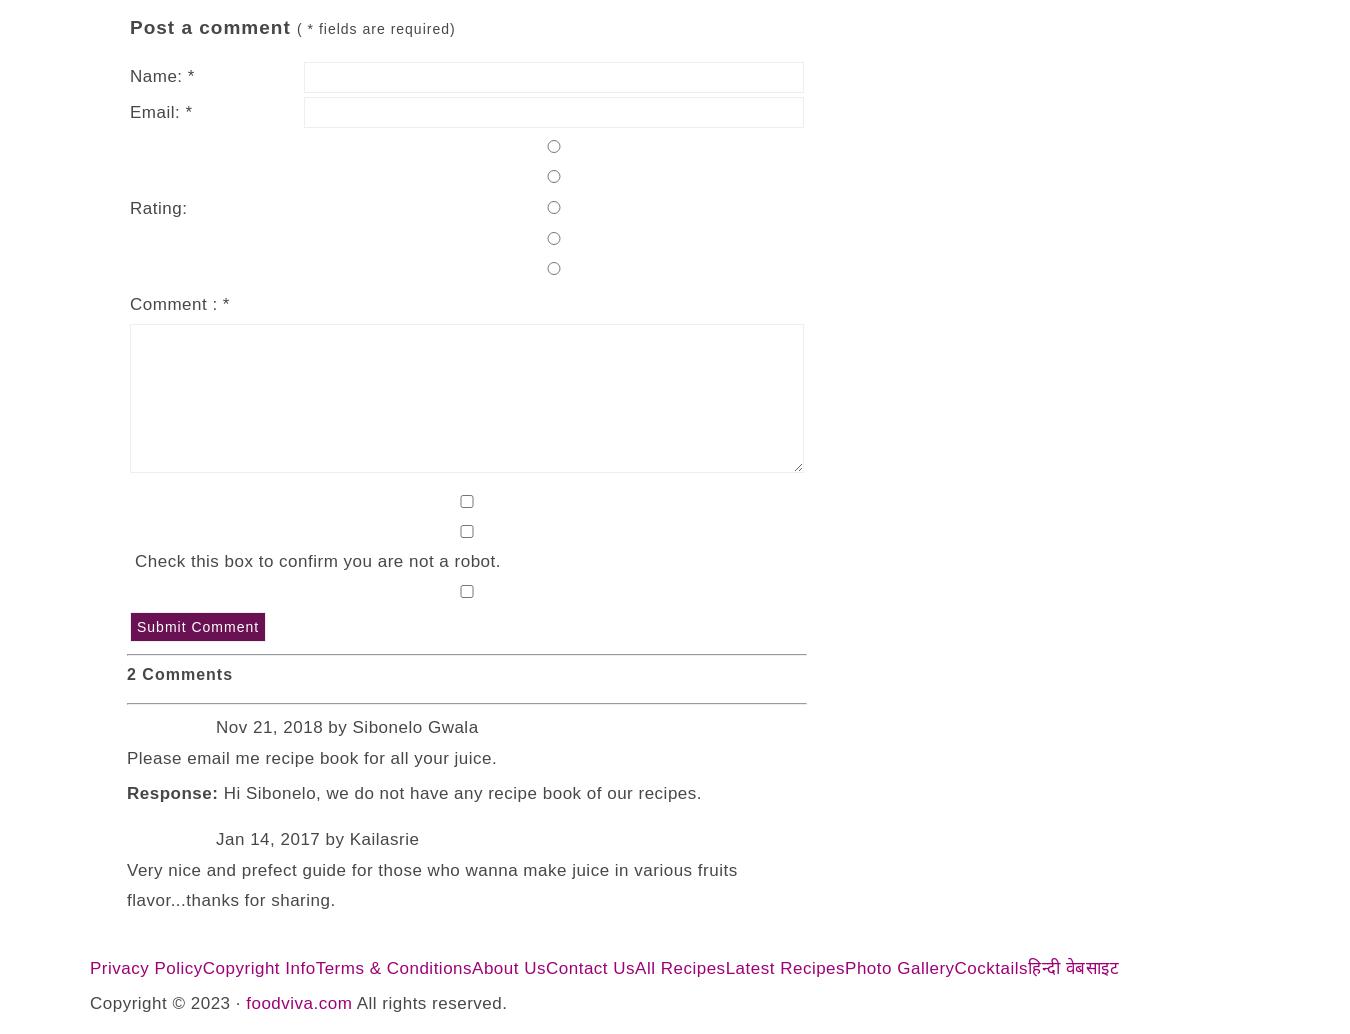 This screenshot has width=1350, height=1034. Describe the element at coordinates (201, 966) in the screenshot. I see `'Copyright Info'` at that location.